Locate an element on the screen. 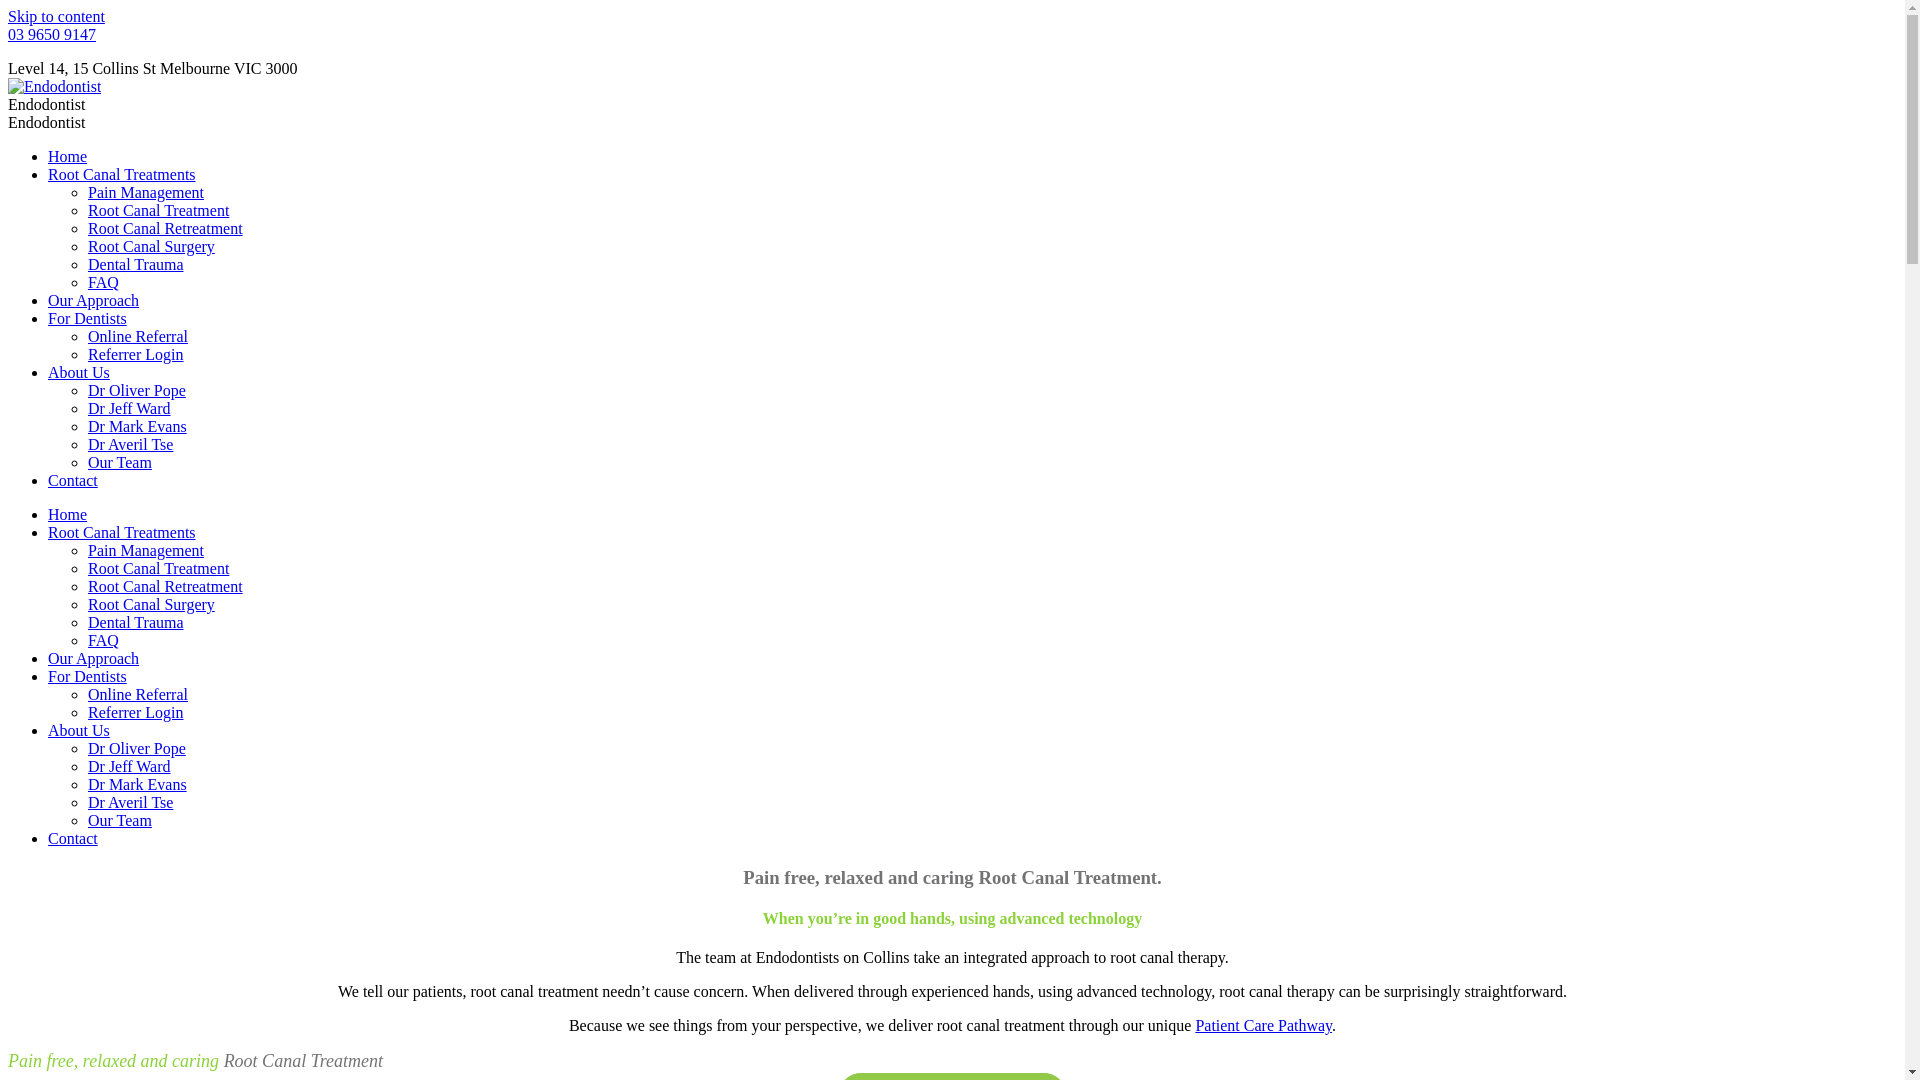 The image size is (1920, 1080). 'Dr Averil Tse' is located at coordinates (129, 801).